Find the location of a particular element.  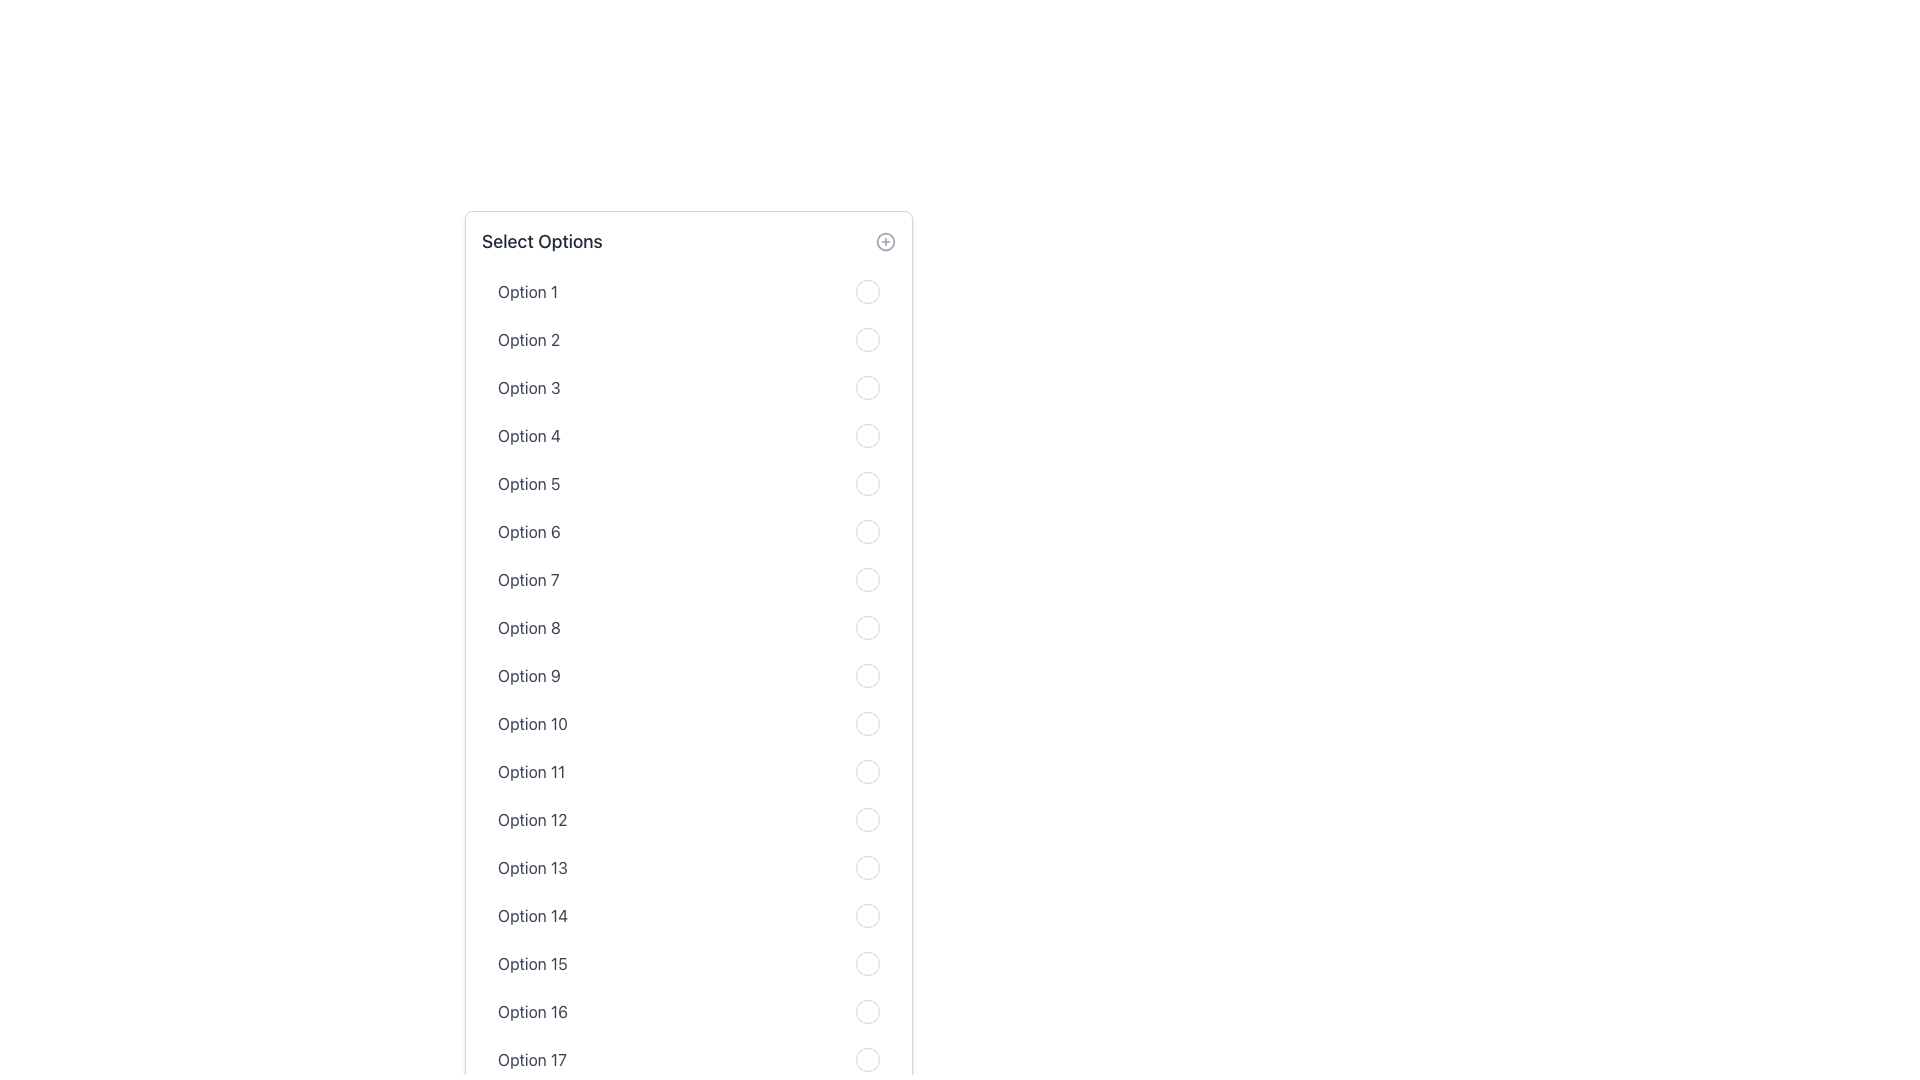

the circular outline SVG graphical element located at the top-right corner of the options list, adjacent to the title text 'Select Options' is located at coordinates (885, 241).